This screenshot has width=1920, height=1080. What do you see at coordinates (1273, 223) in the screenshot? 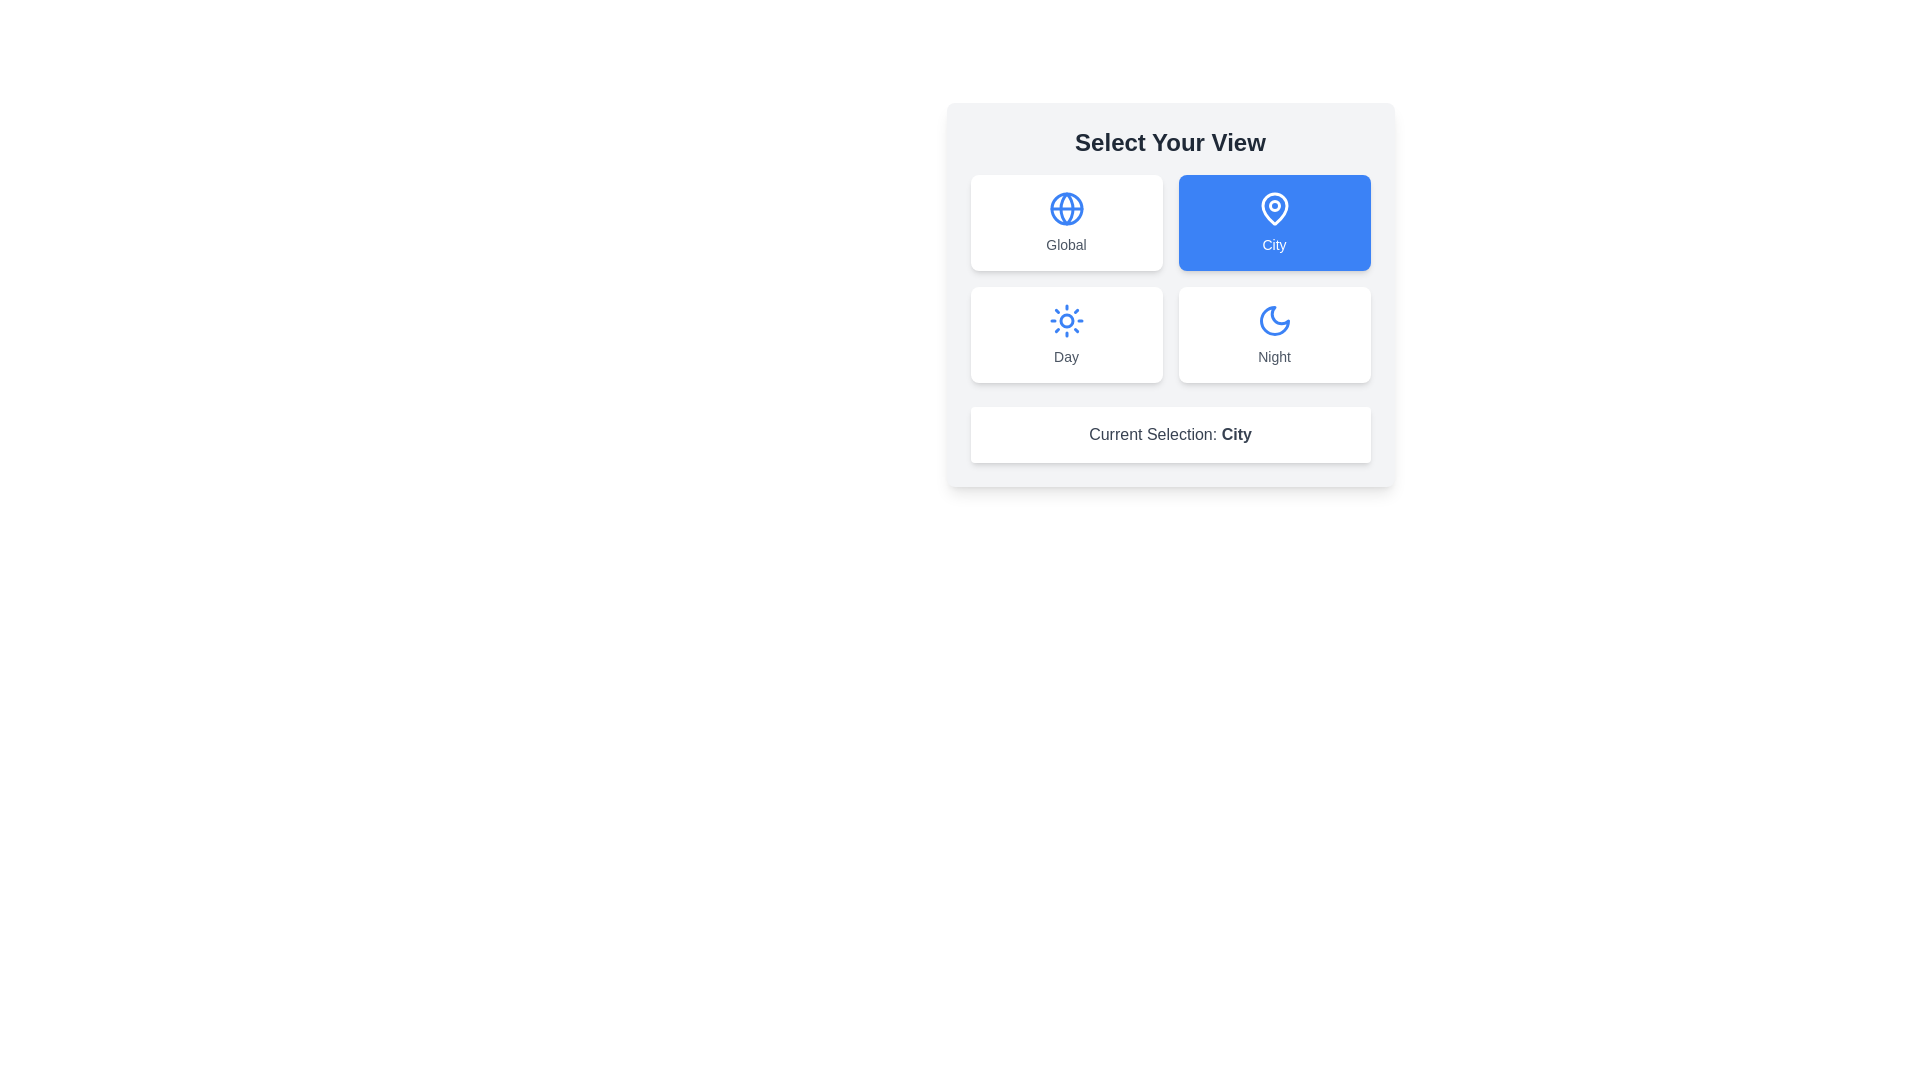
I see `the 'City' button located in the top-right cell of the 'Select Your View' layout` at bounding box center [1273, 223].